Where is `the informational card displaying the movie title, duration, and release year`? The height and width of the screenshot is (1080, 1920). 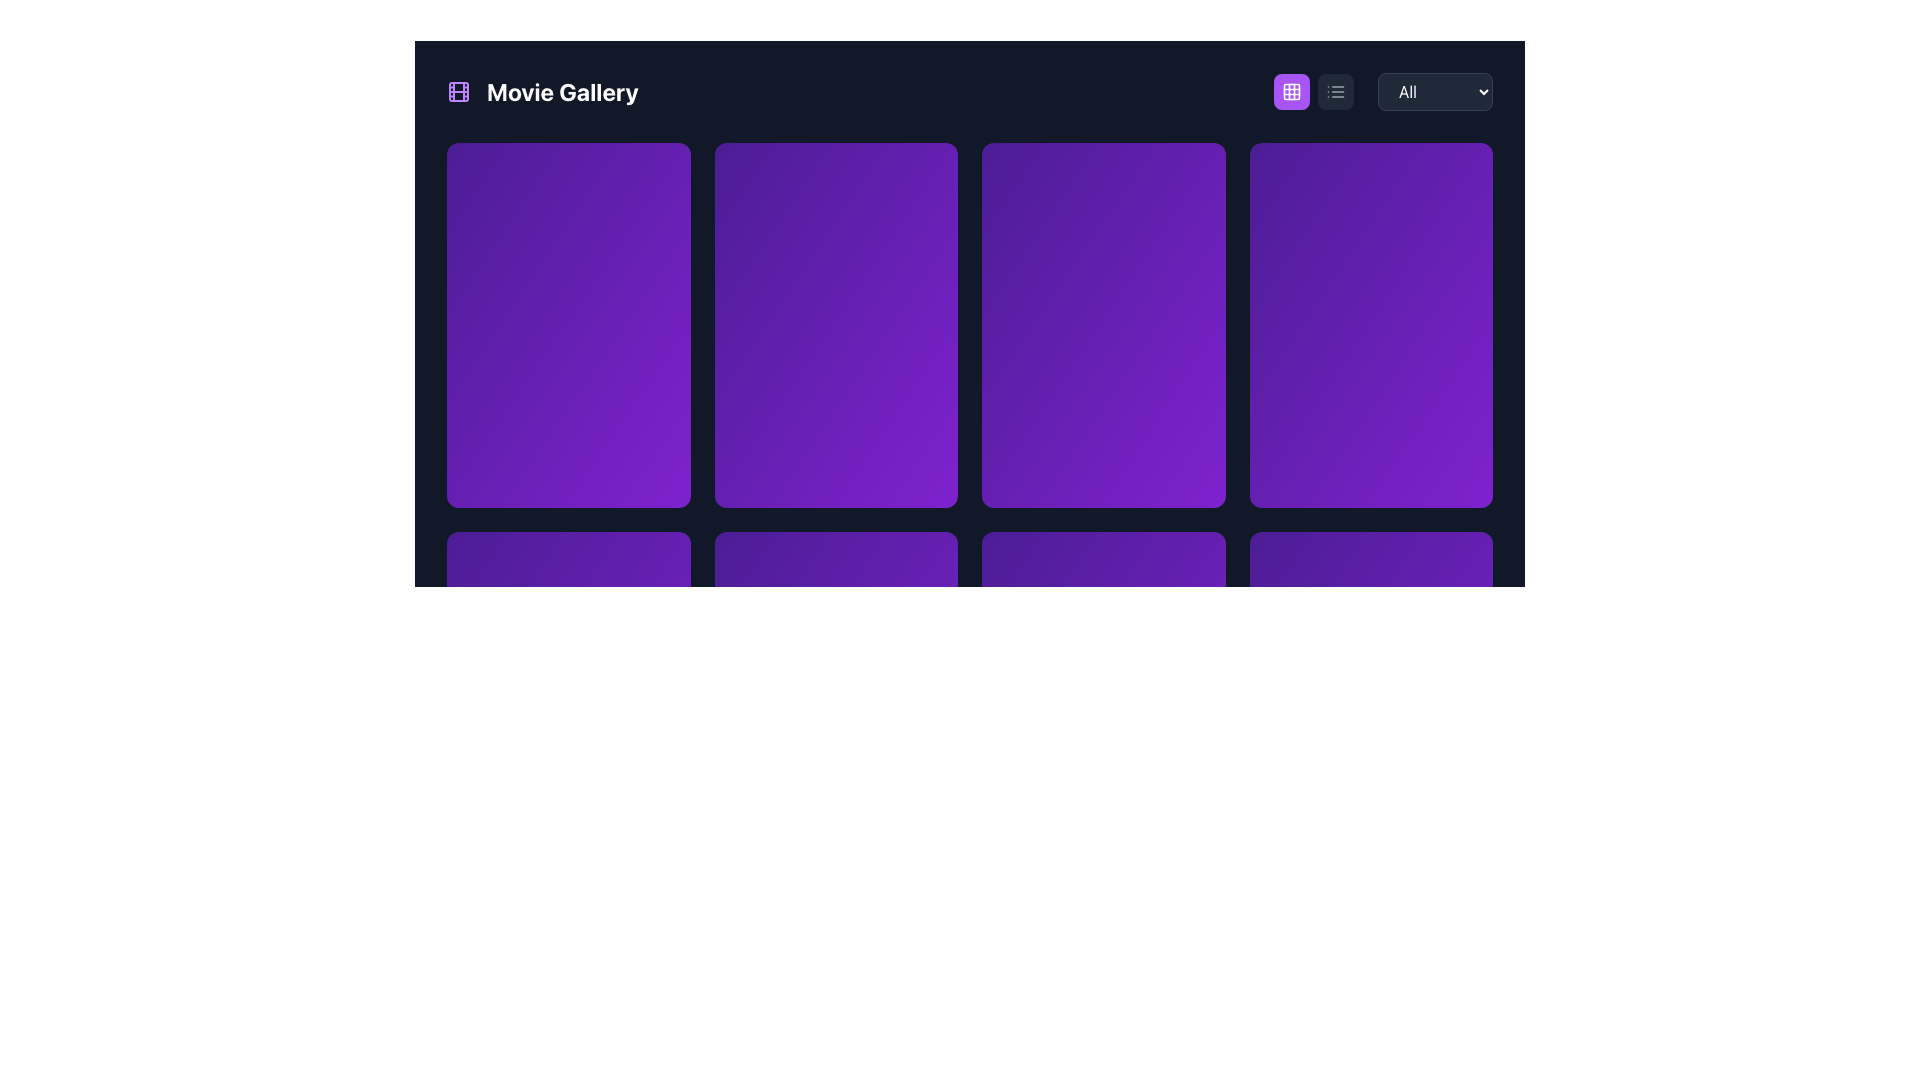
the informational card displaying the movie title, duration, and release year is located at coordinates (1102, 411).